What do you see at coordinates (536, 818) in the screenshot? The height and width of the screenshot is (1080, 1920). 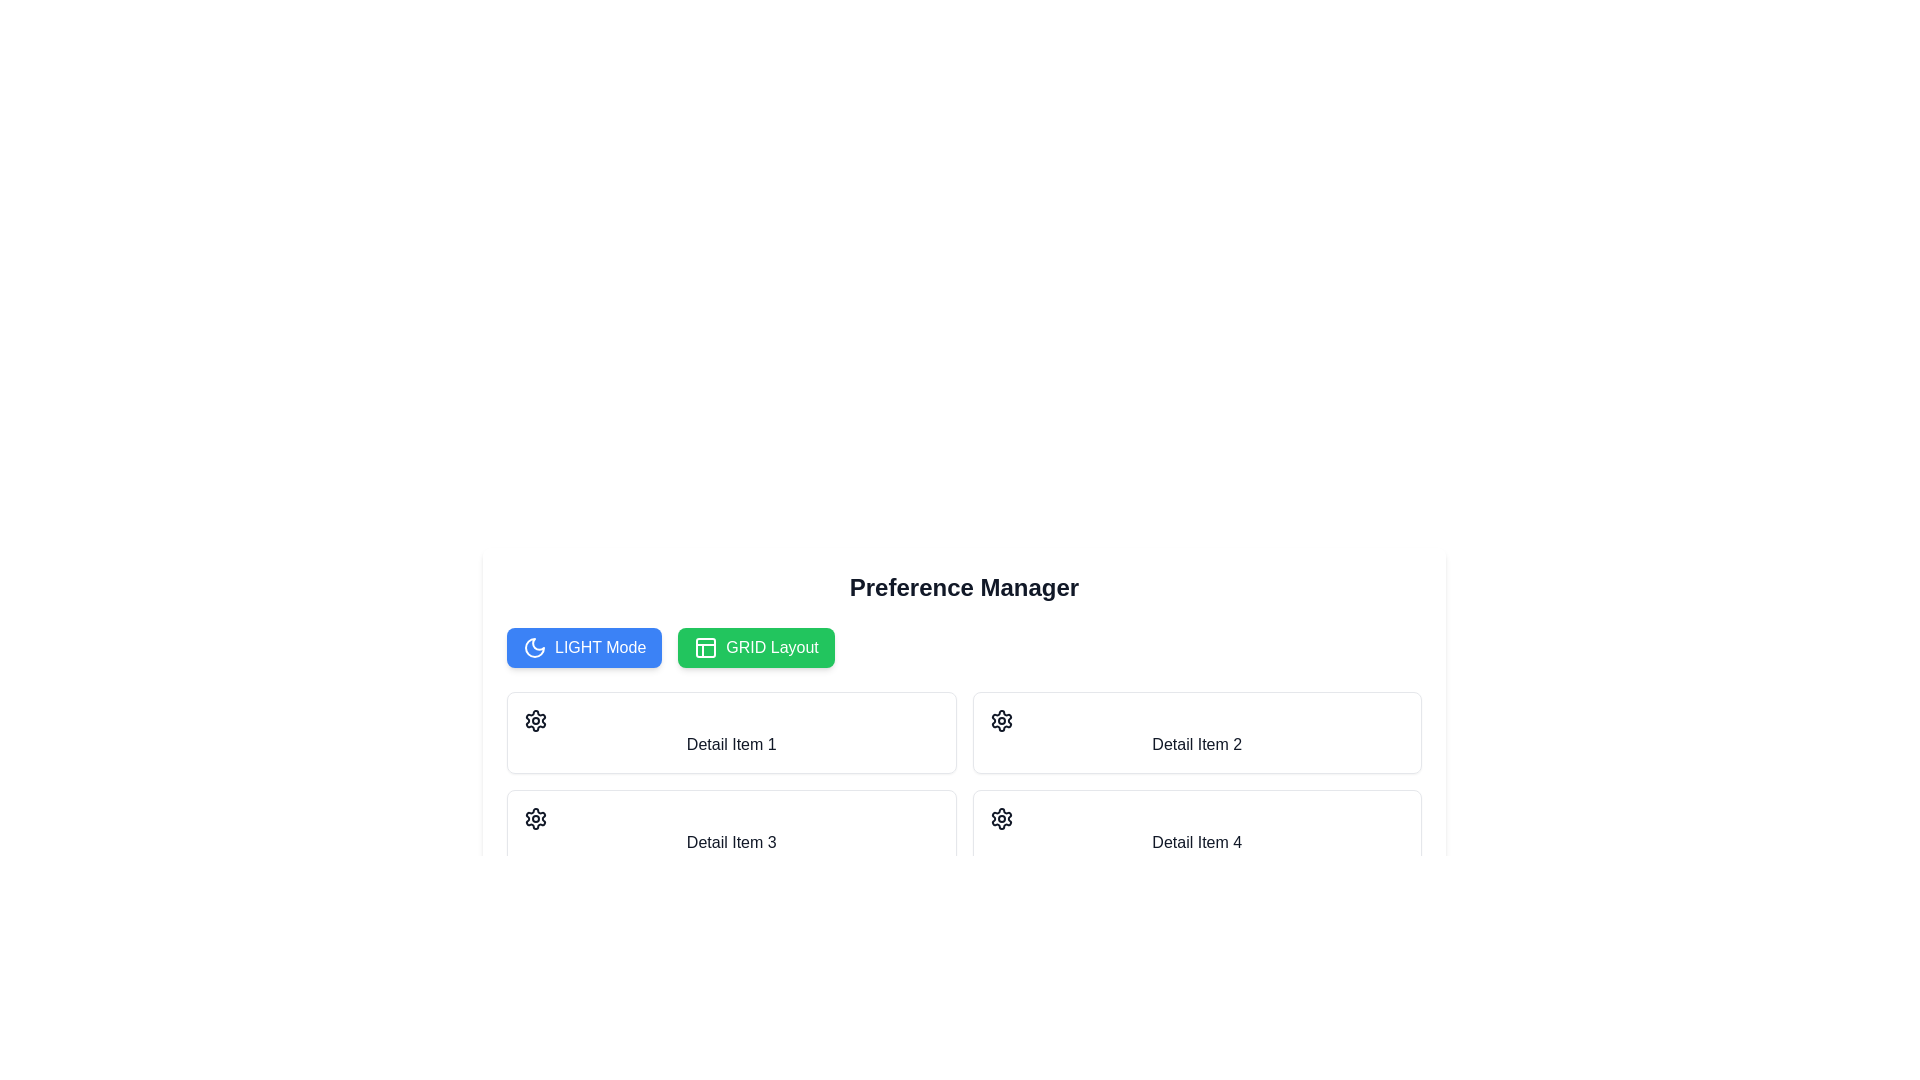 I see `the settings icon located` at bounding box center [536, 818].